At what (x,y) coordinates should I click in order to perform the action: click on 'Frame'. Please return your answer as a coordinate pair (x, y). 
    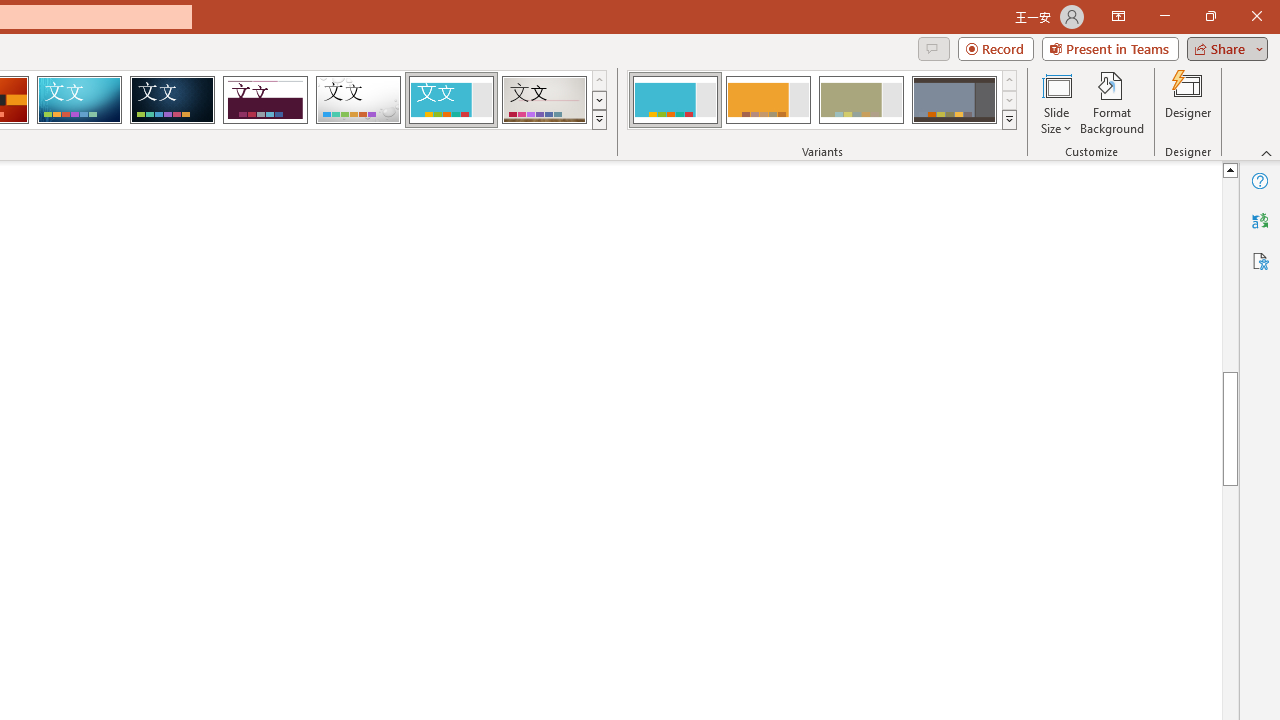
    Looking at the image, I should click on (450, 100).